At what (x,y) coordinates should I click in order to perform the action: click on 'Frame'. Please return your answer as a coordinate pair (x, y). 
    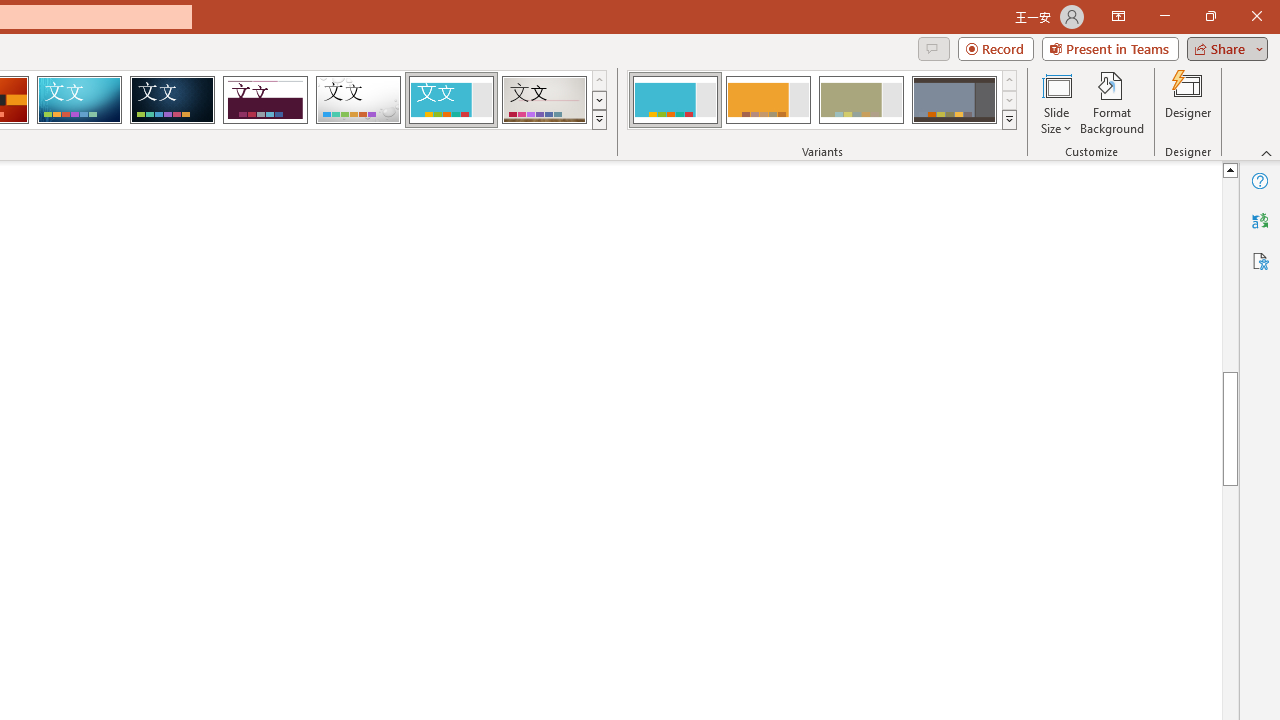
    Looking at the image, I should click on (450, 100).